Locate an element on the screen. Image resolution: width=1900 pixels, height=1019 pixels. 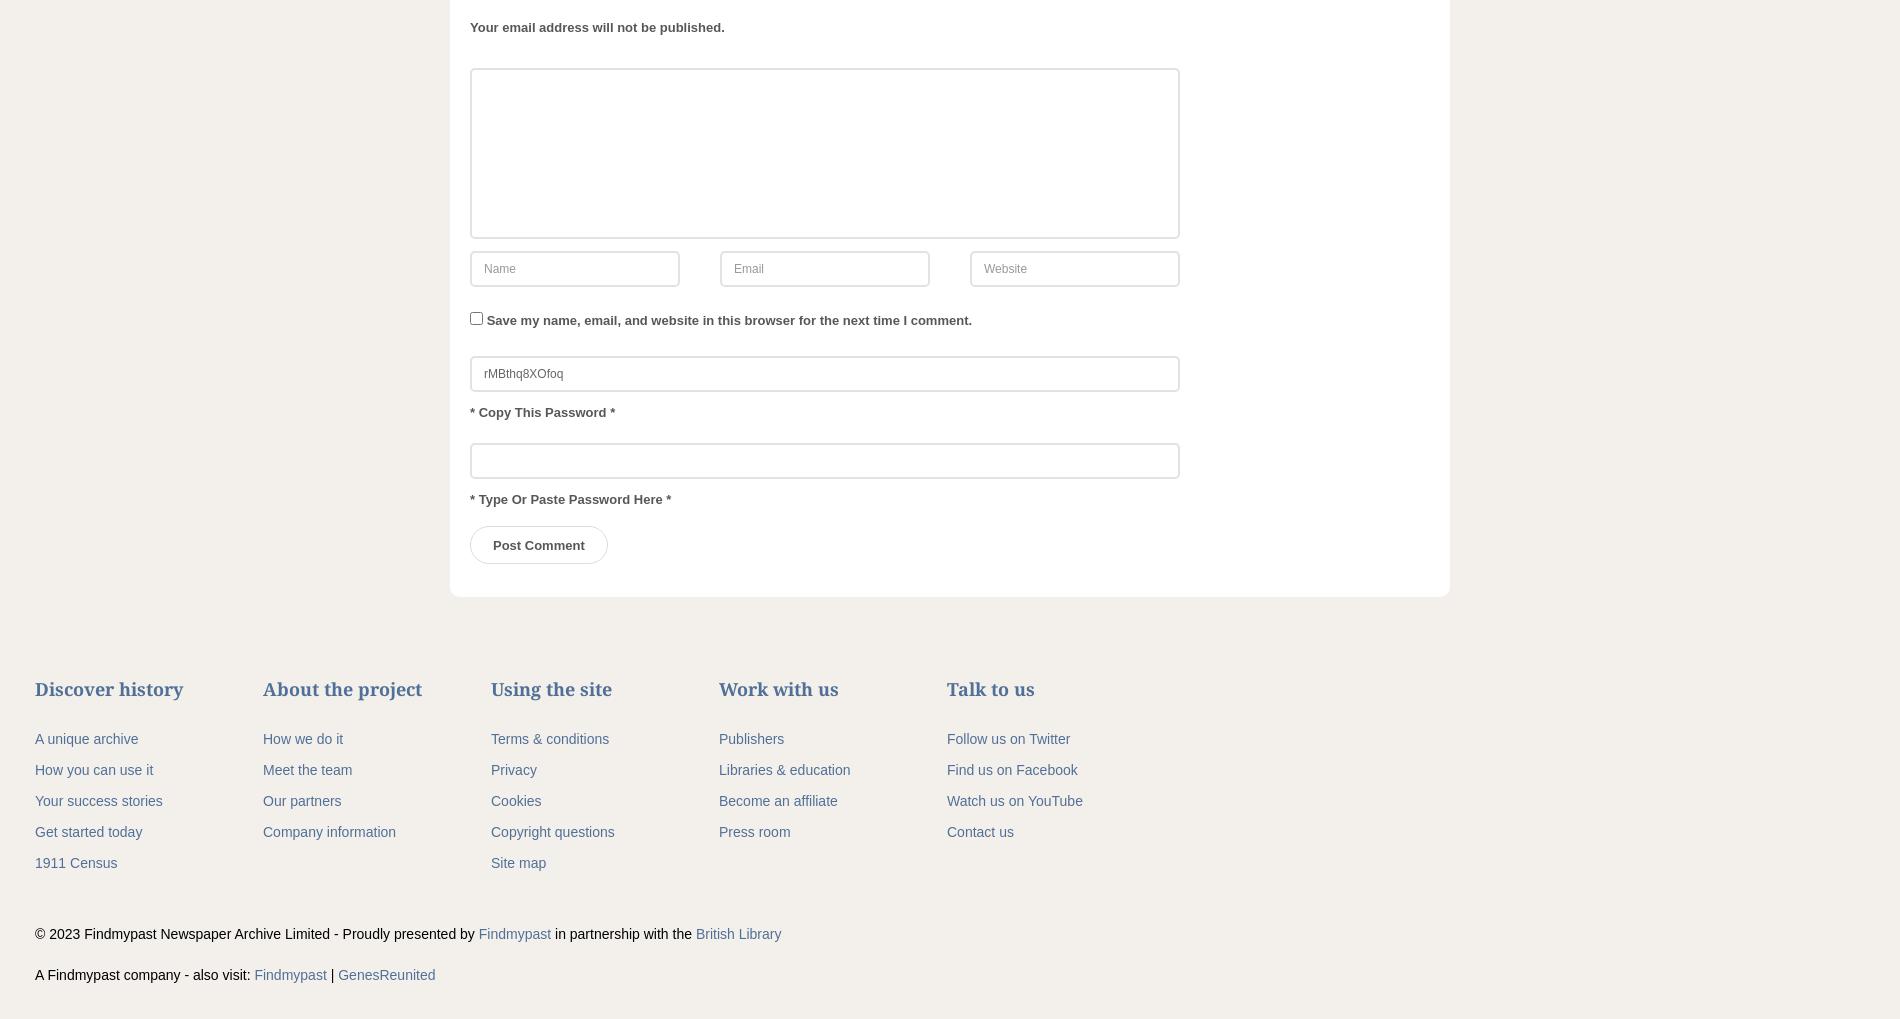
'Find us on Facebook' is located at coordinates (1011, 768).